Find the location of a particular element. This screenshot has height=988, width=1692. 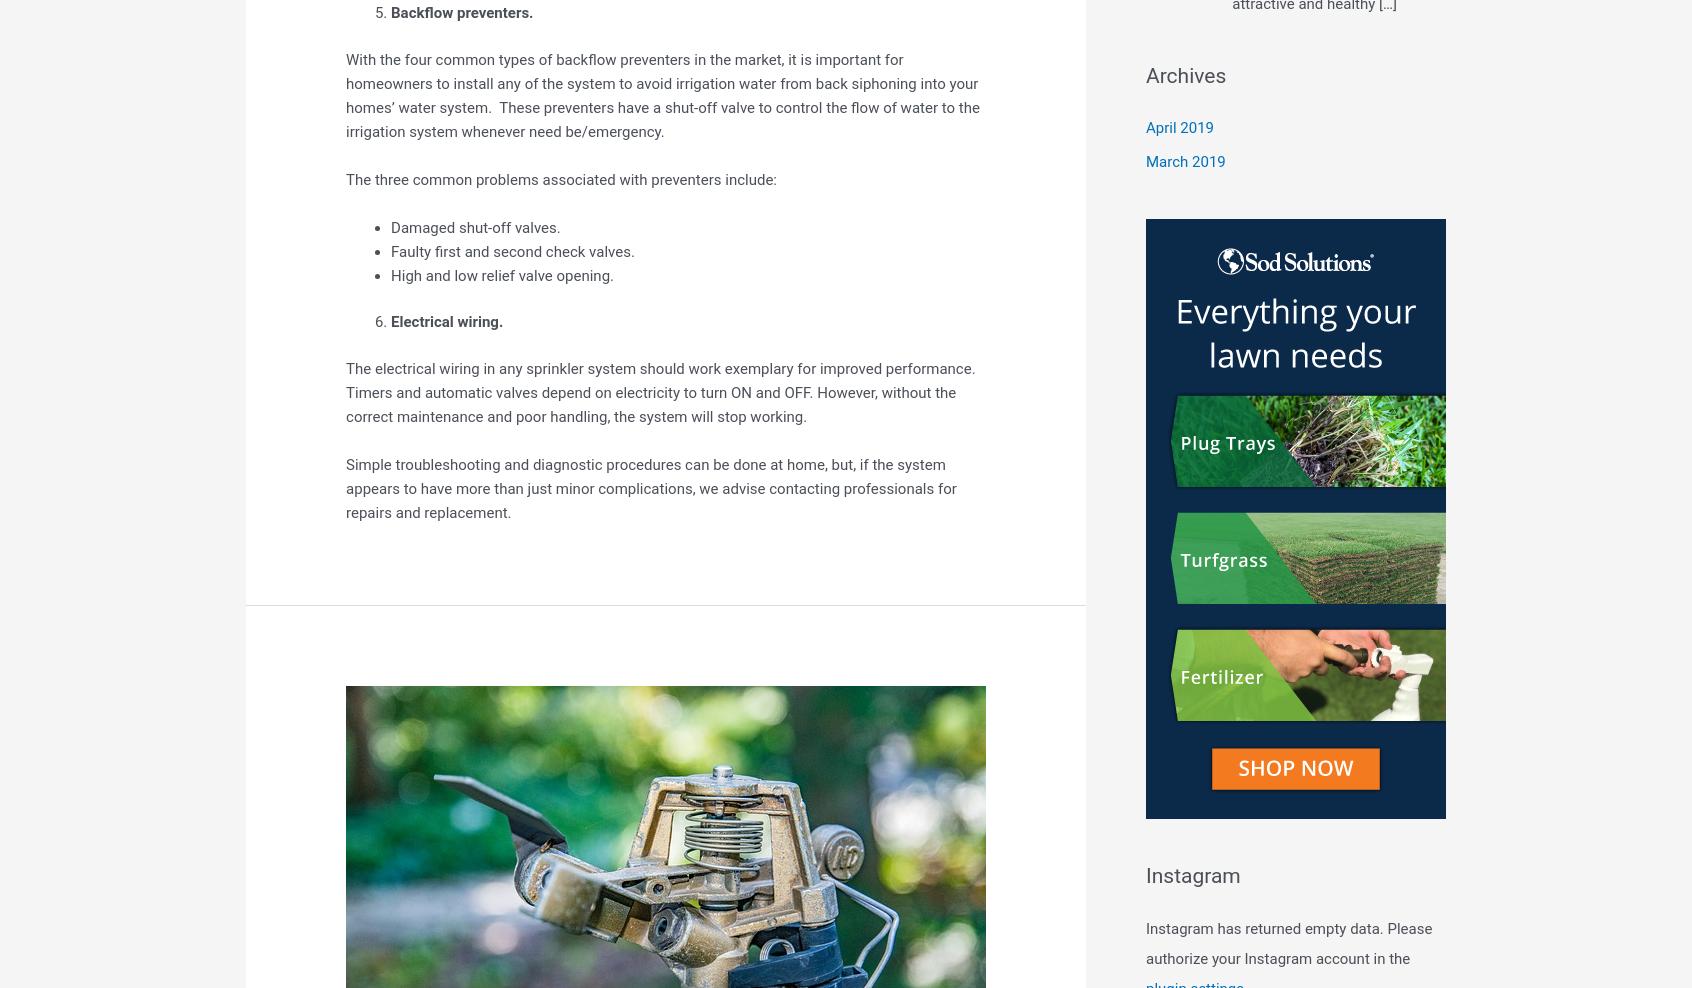

'With the four common types of backflow preventers in the market, it is important for homeowners to install any of the system to avoid irrigation water from back siphoning into your homes’ water system.  These preventers have a shut-off valve to control the flow of water to the irrigation system whenever need be/emergency.' is located at coordinates (345, 95).